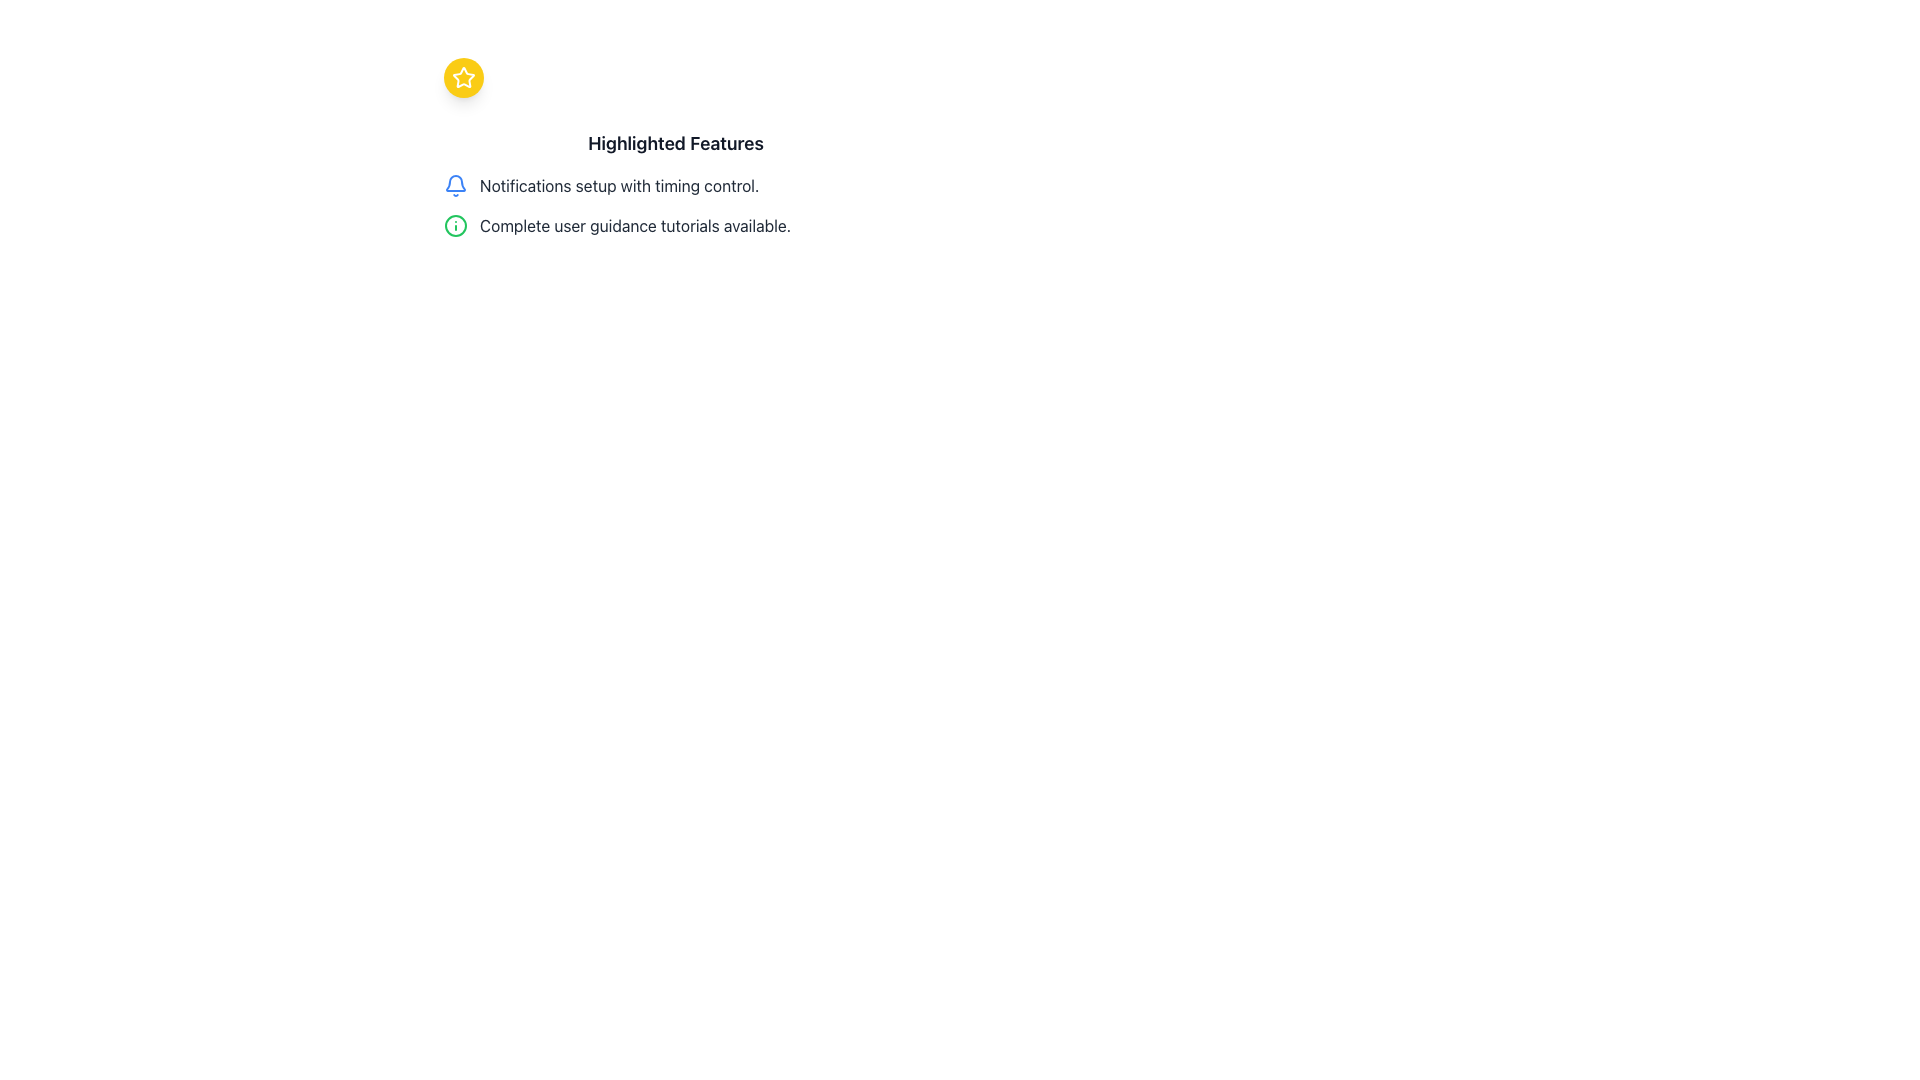 Image resolution: width=1920 pixels, height=1080 pixels. What do you see at coordinates (676, 184) in the screenshot?
I see `an individual feature within the Informational panel titled 'Highlighted Features', which contains a bell icon in blue and an information icon in green` at bounding box center [676, 184].